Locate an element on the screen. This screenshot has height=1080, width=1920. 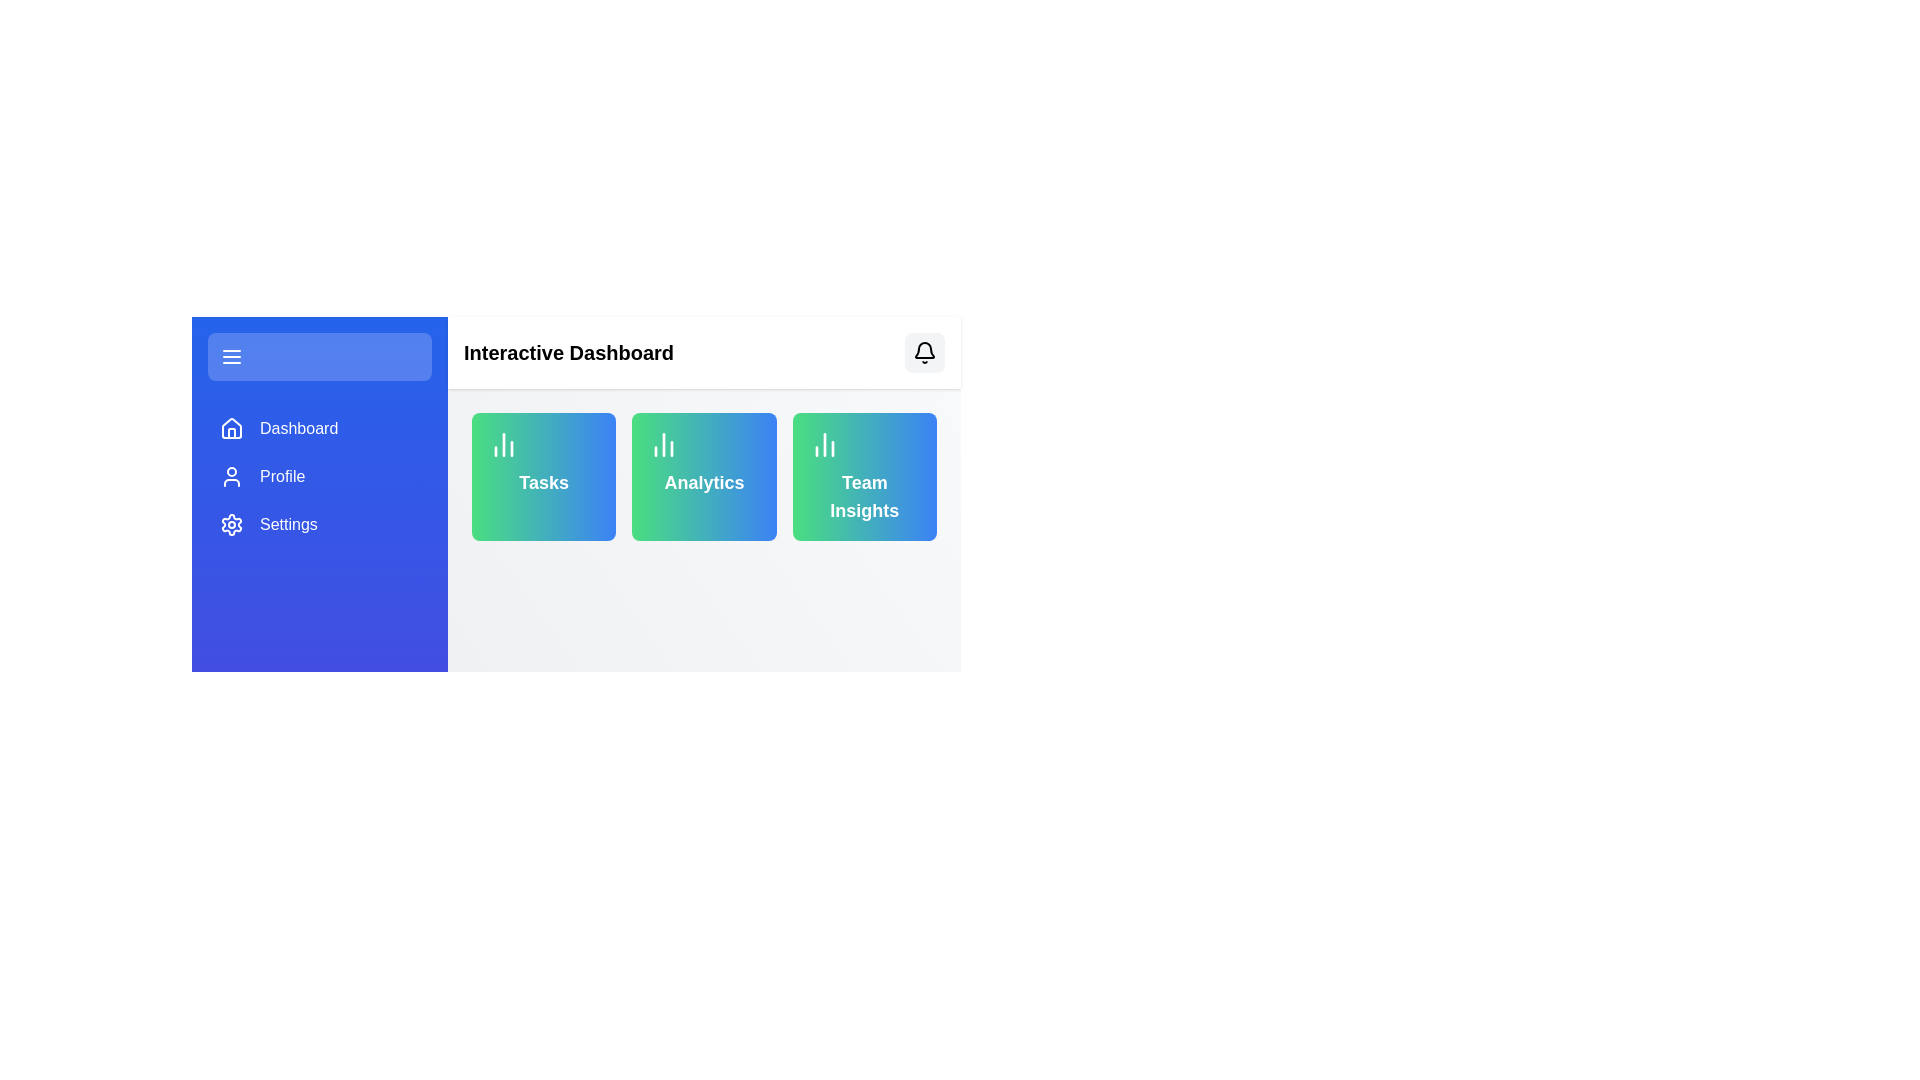
the central composite UI component containing navigation buttons, labels, and informational cards to interact with it is located at coordinates (575, 482).